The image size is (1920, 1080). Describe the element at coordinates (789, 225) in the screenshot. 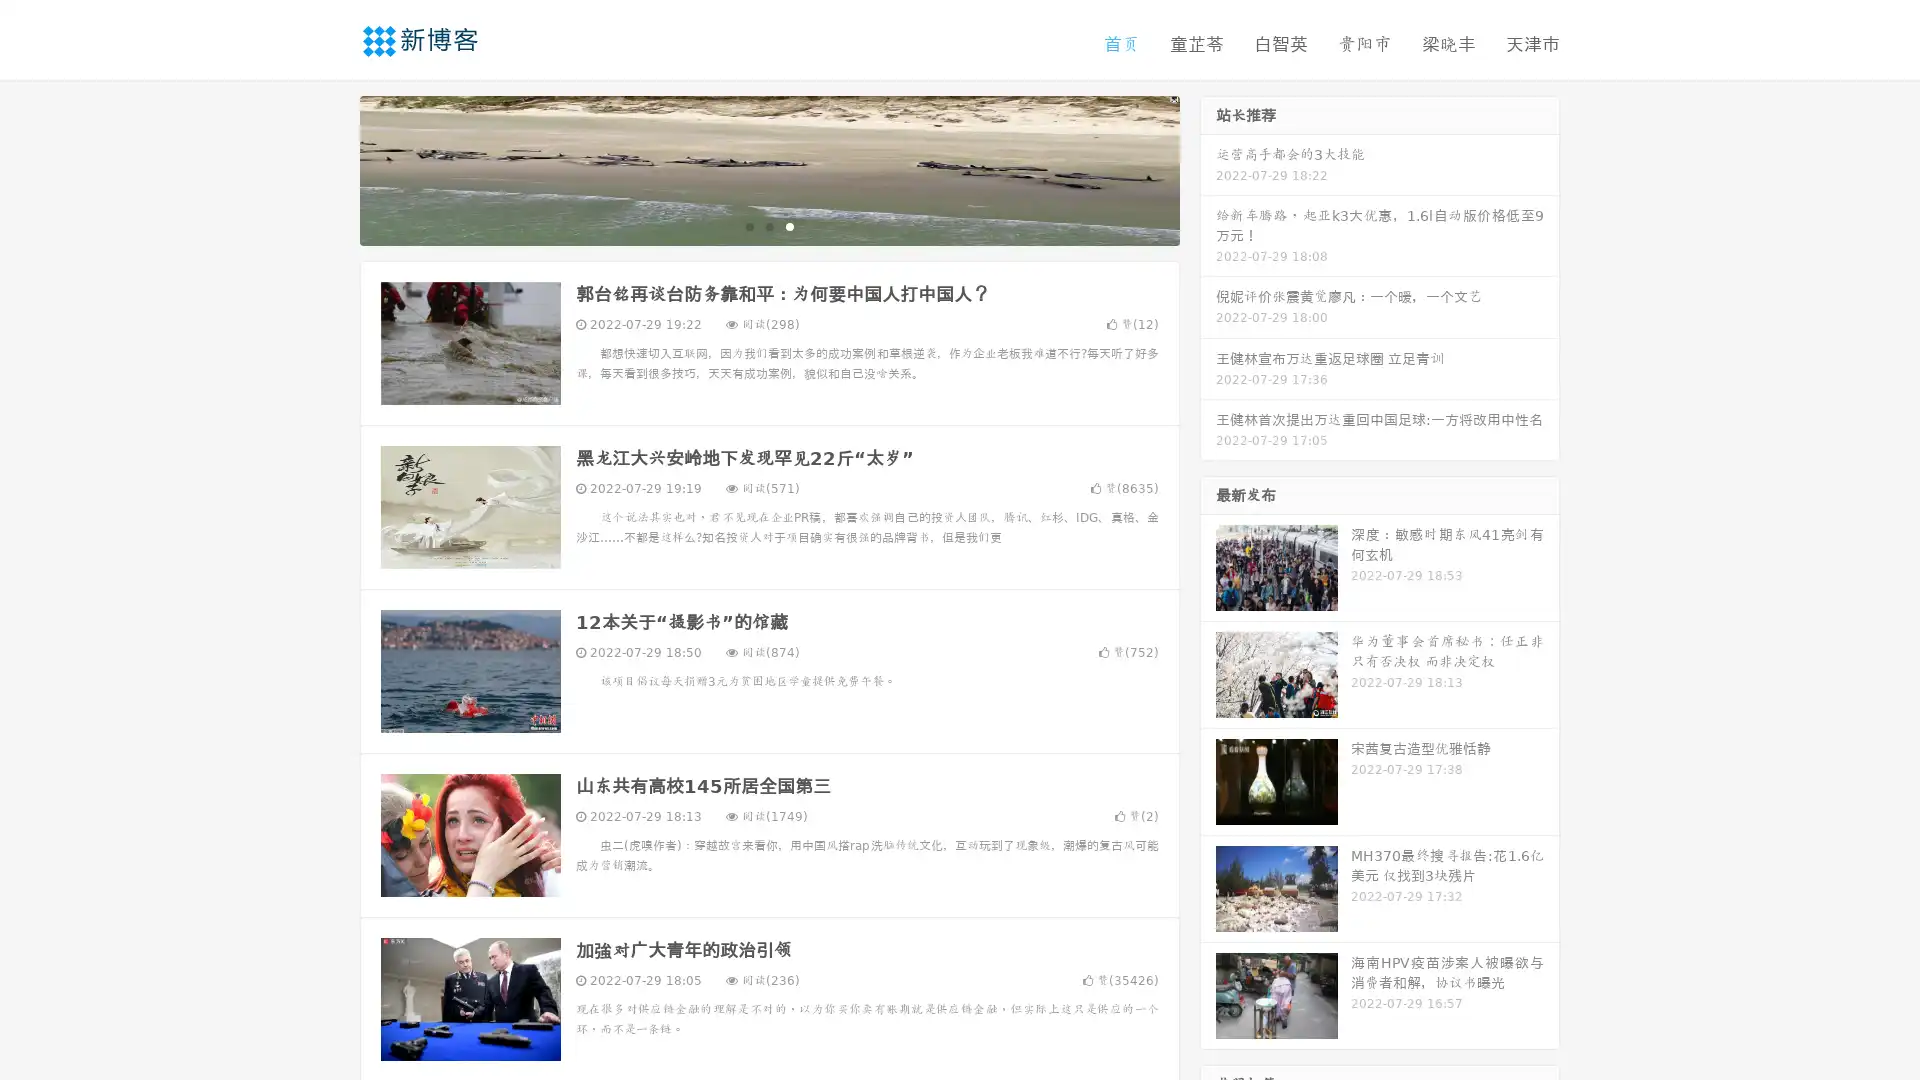

I see `Go to slide 3` at that location.